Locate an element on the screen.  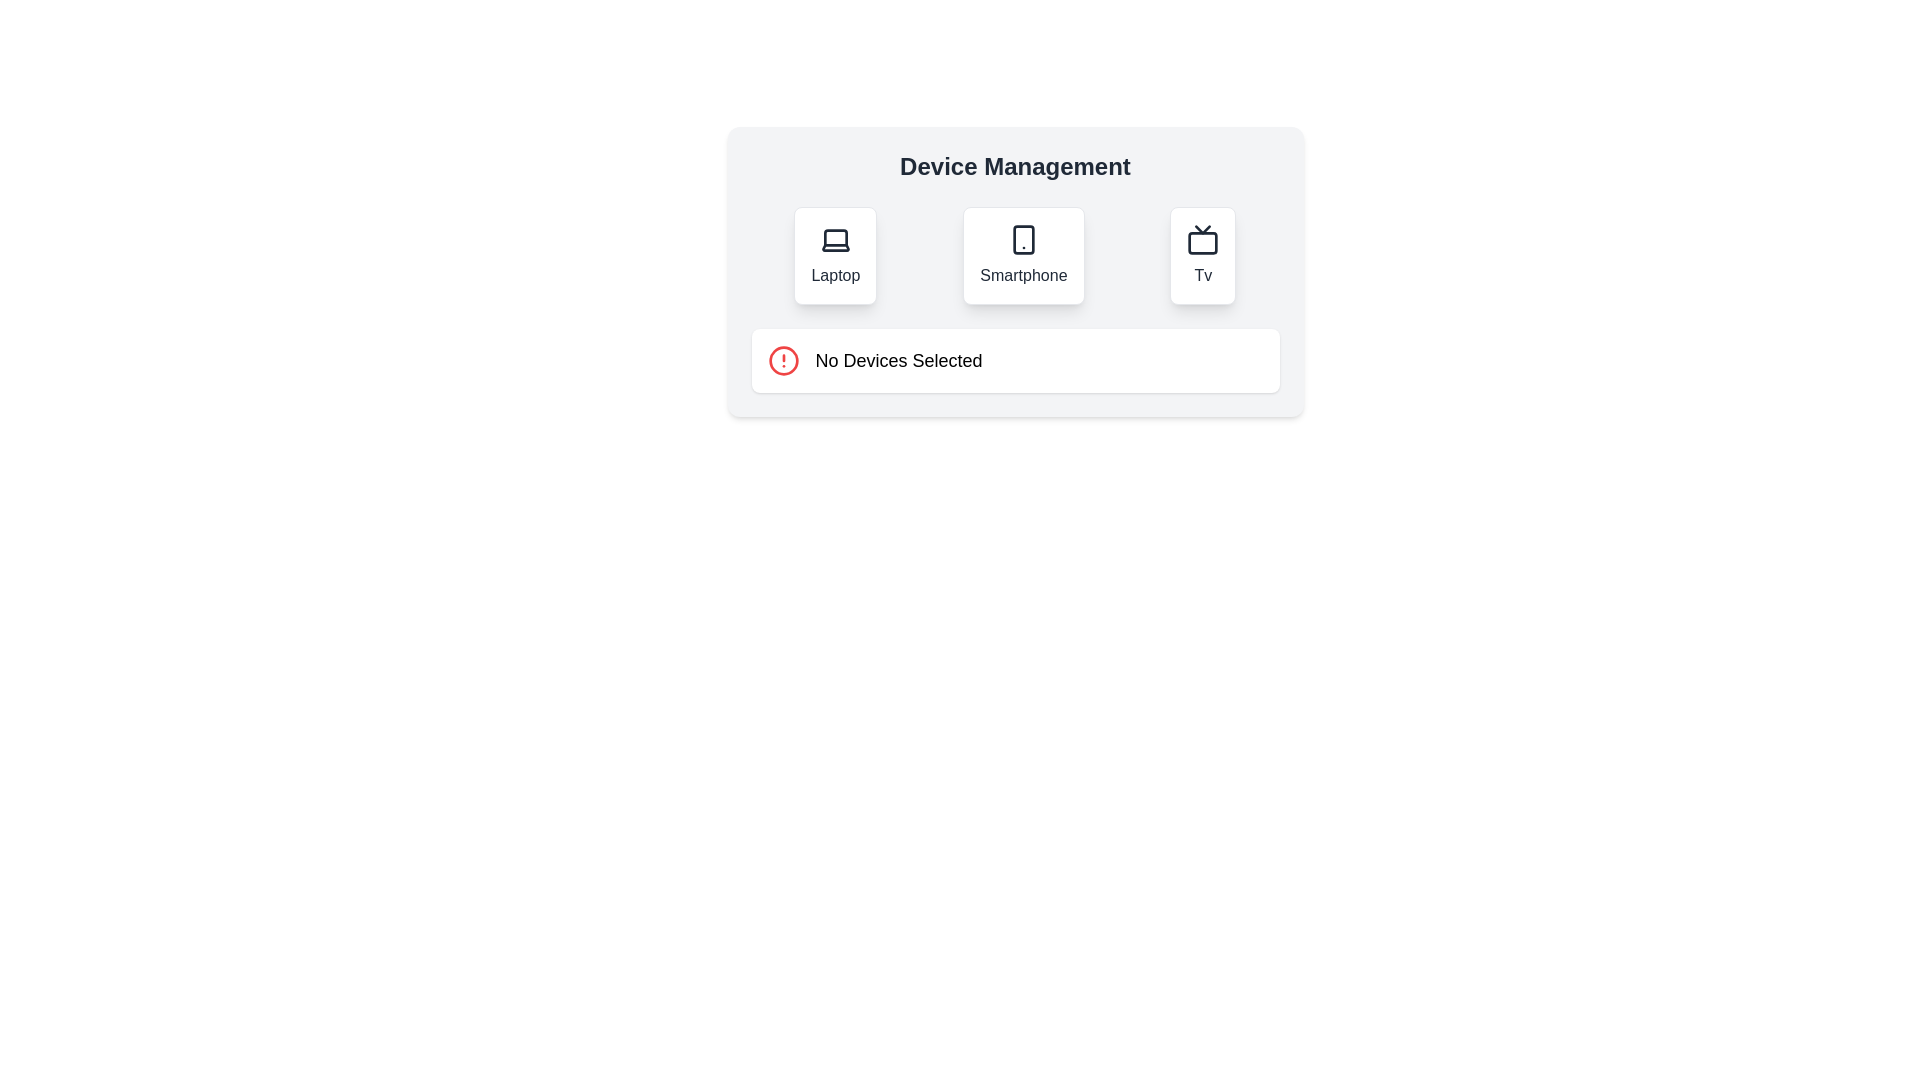
the Interactive Button labeled 'Smartphone' is located at coordinates (1015, 254).